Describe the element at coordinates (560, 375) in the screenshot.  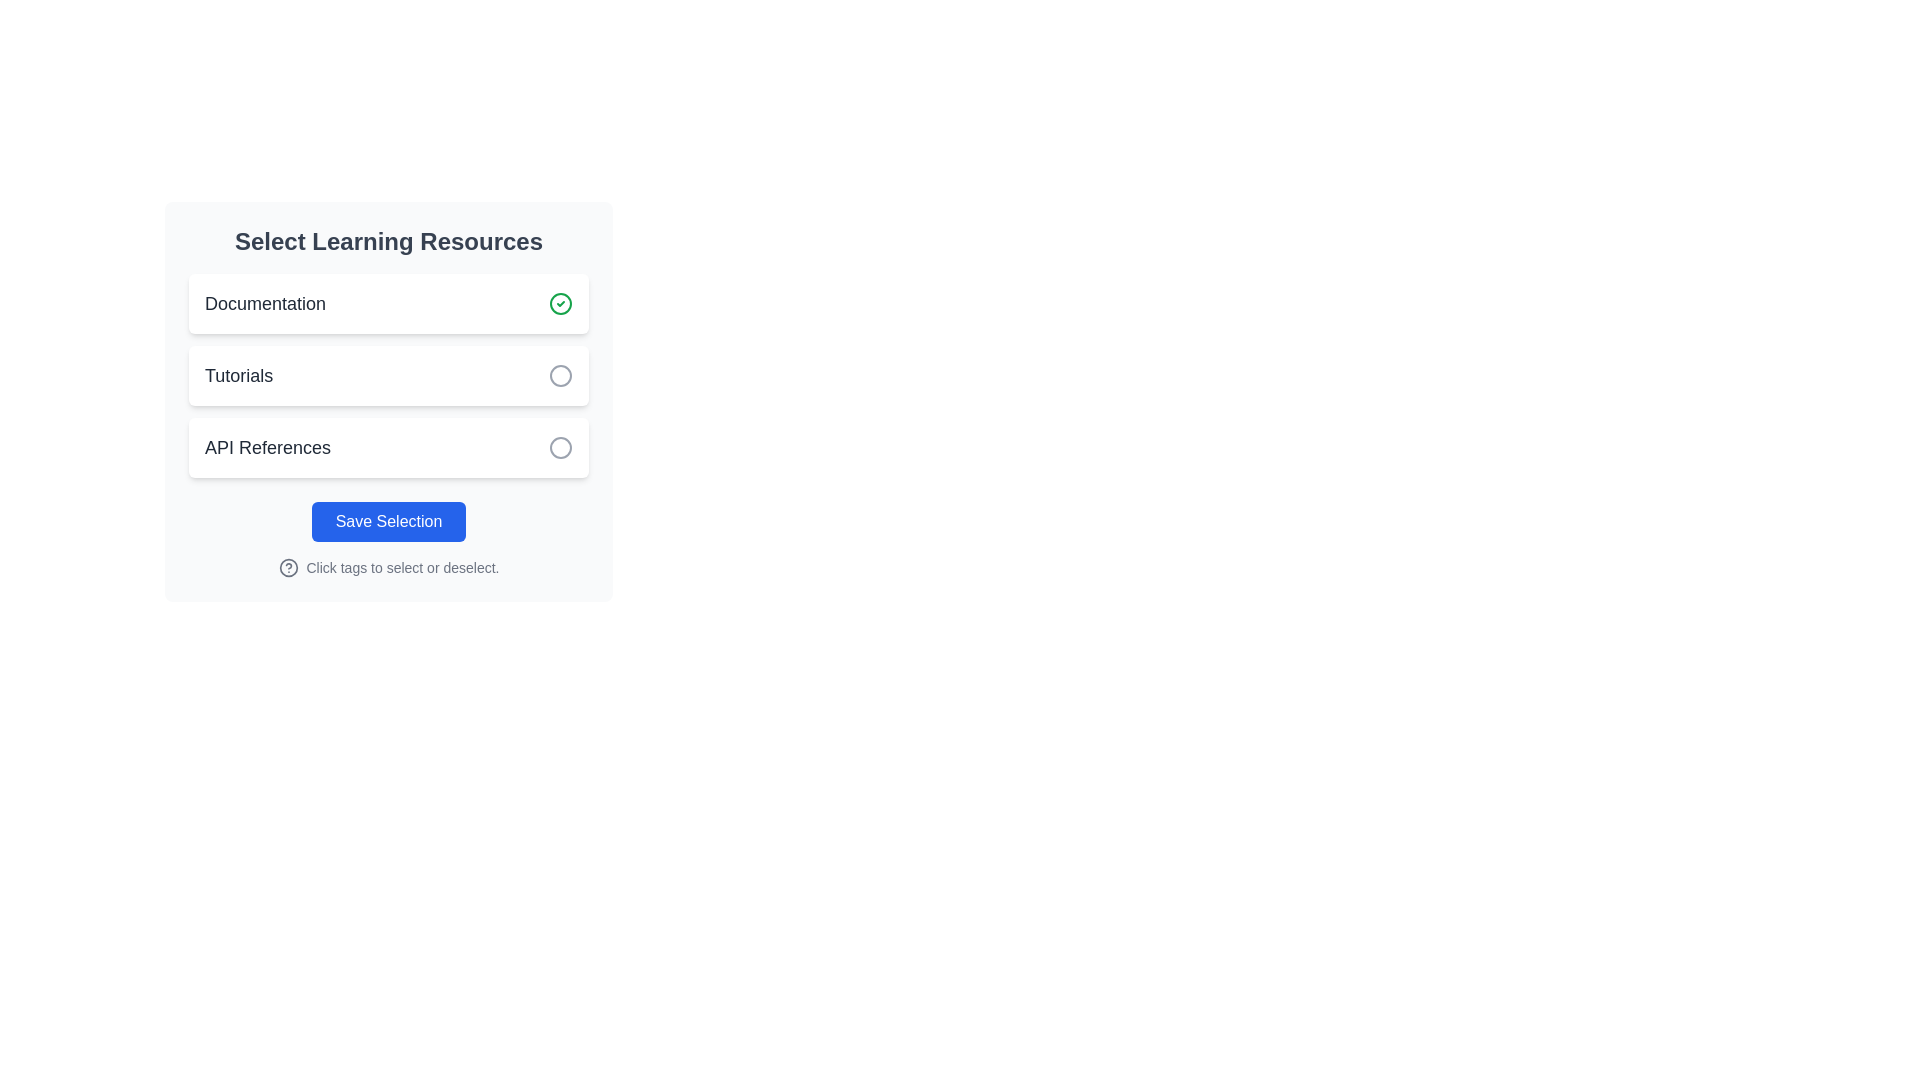
I see `the SVG graphic circle representing the 'Tutorials' option in the list titled 'Select Learning Resources'` at that location.